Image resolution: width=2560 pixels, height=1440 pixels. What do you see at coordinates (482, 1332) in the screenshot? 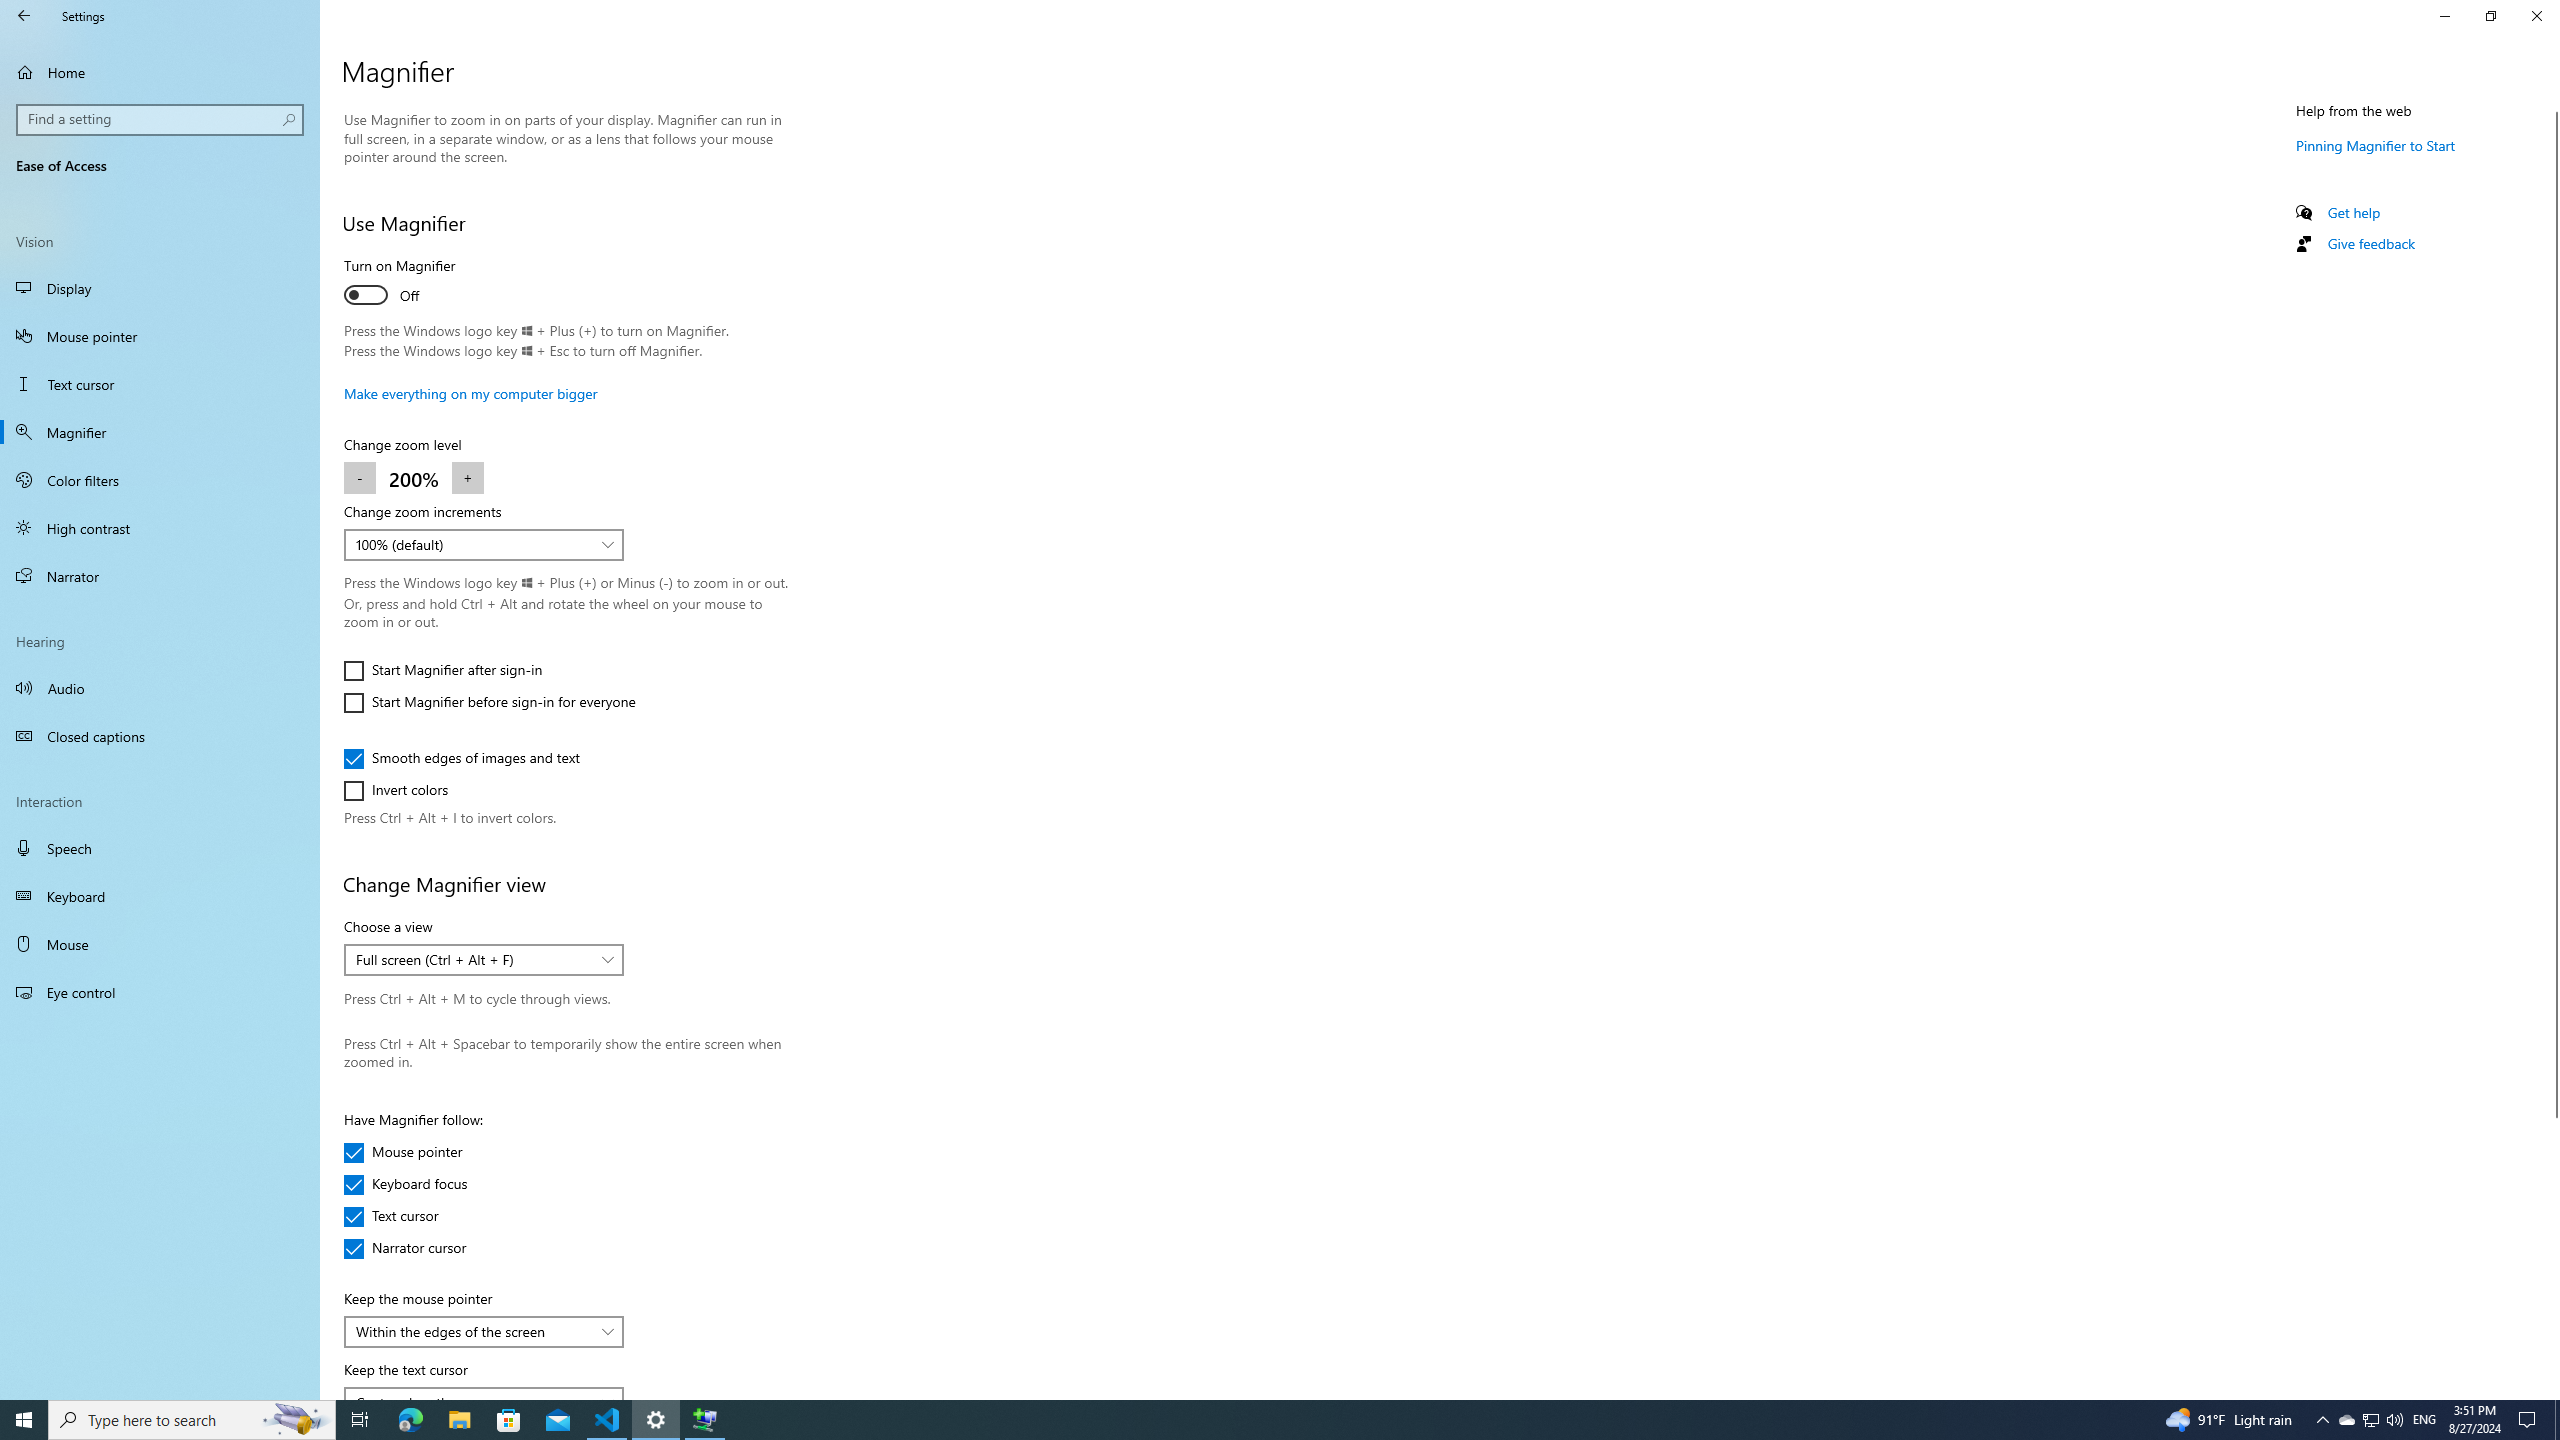
I see `'Keep the mouse pointer'` at bounding box center [482, 1332].